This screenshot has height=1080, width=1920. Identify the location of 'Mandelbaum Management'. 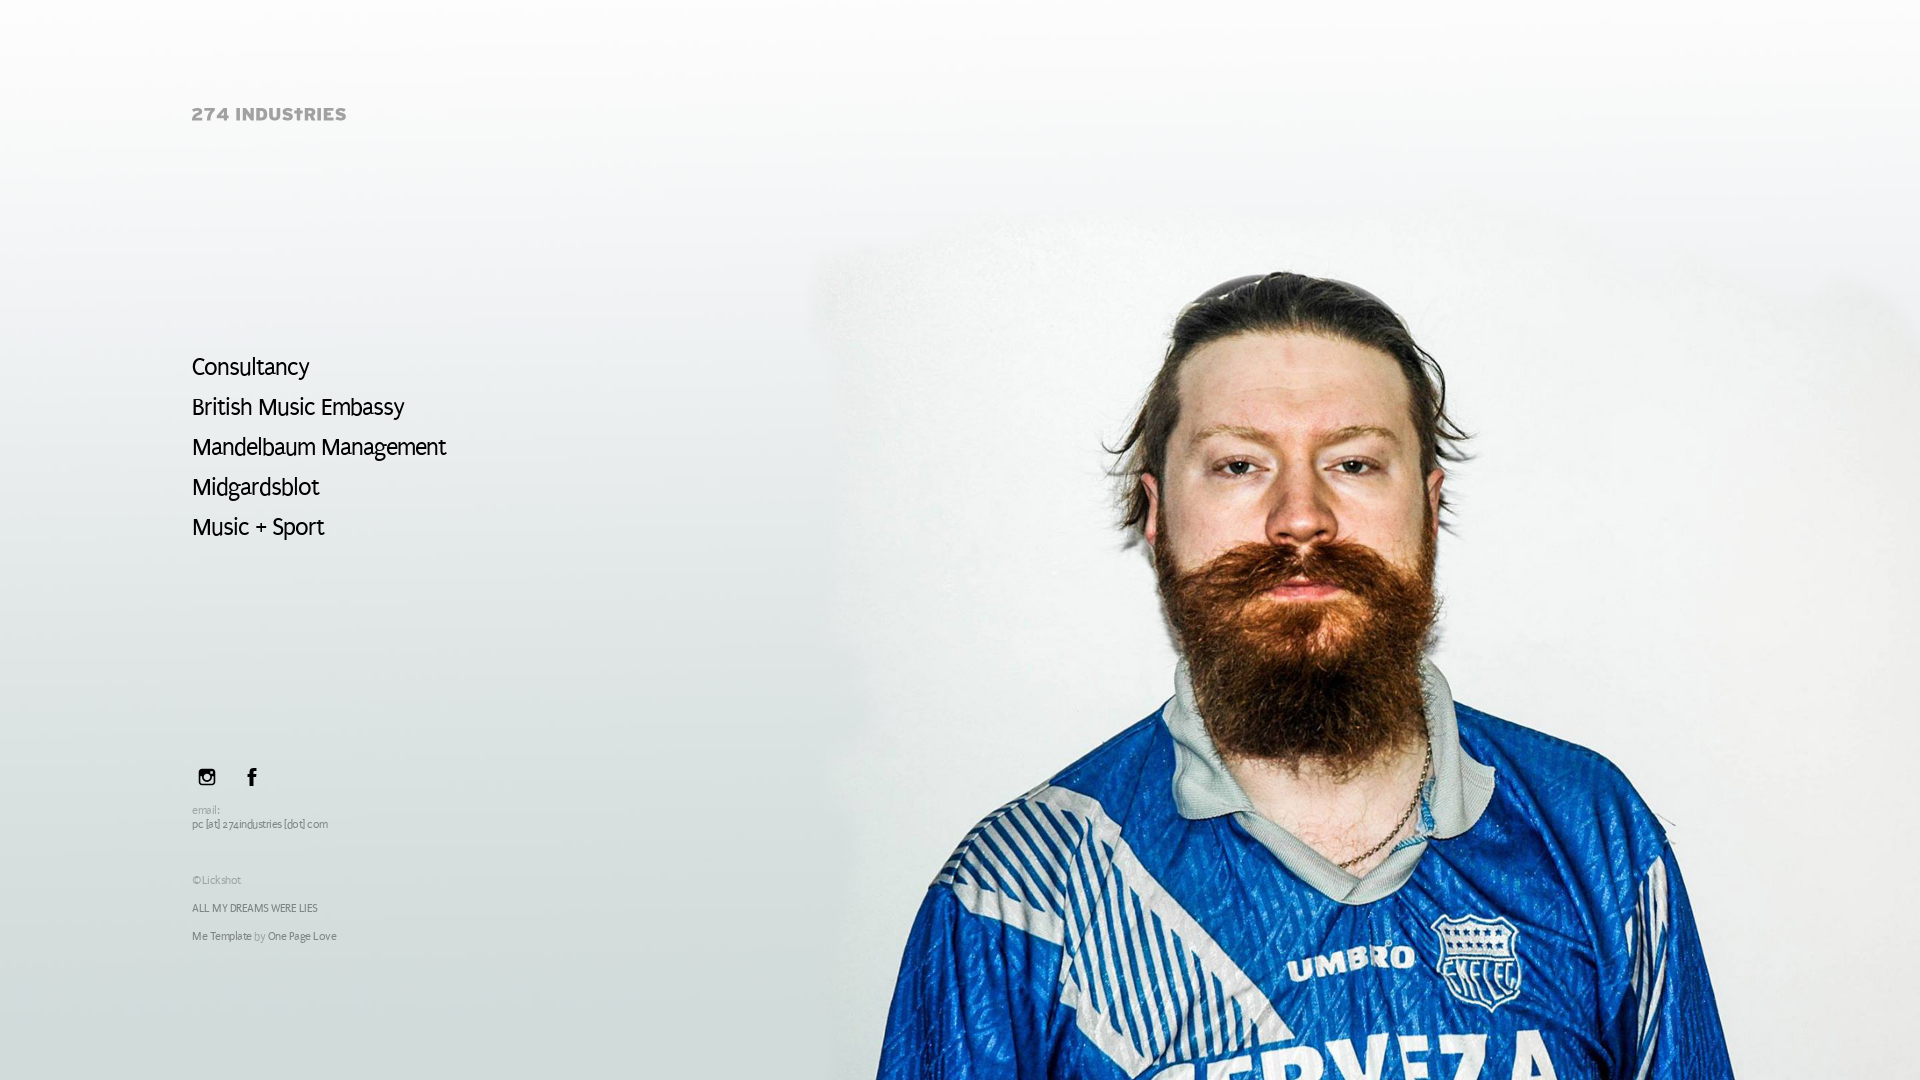
(317, 446).